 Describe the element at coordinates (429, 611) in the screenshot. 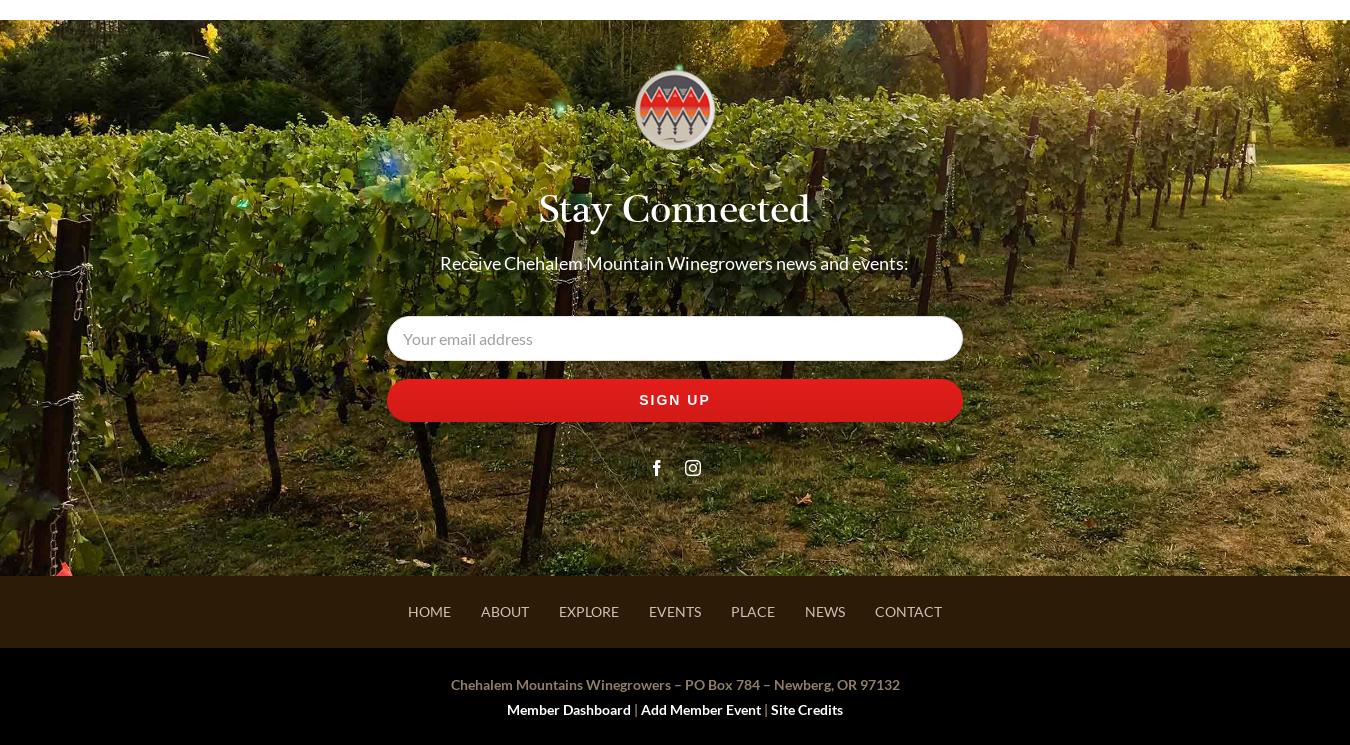

I see `'HOME'` at that location.